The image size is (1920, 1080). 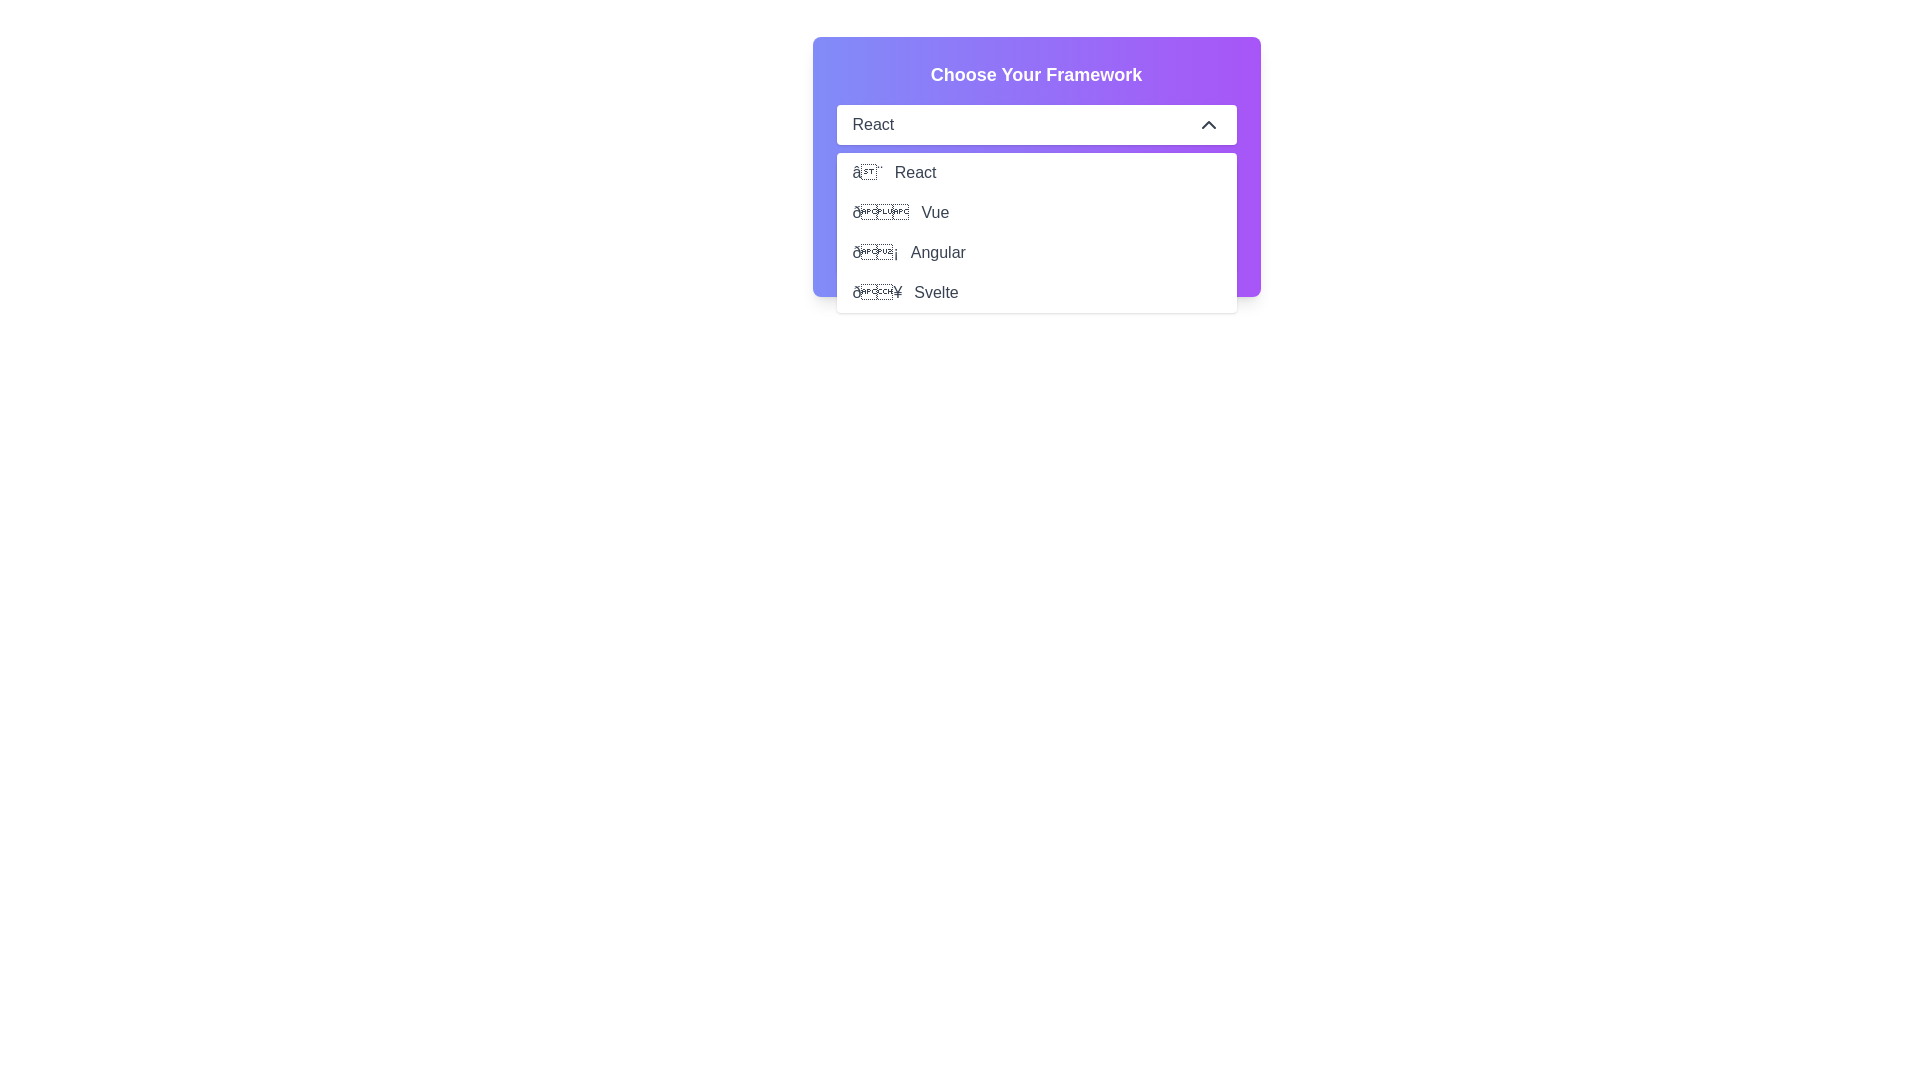 I want to click on the black sparkle or star icon preceding the text 'React' in the dropdown list, so click(x=867, y=172).